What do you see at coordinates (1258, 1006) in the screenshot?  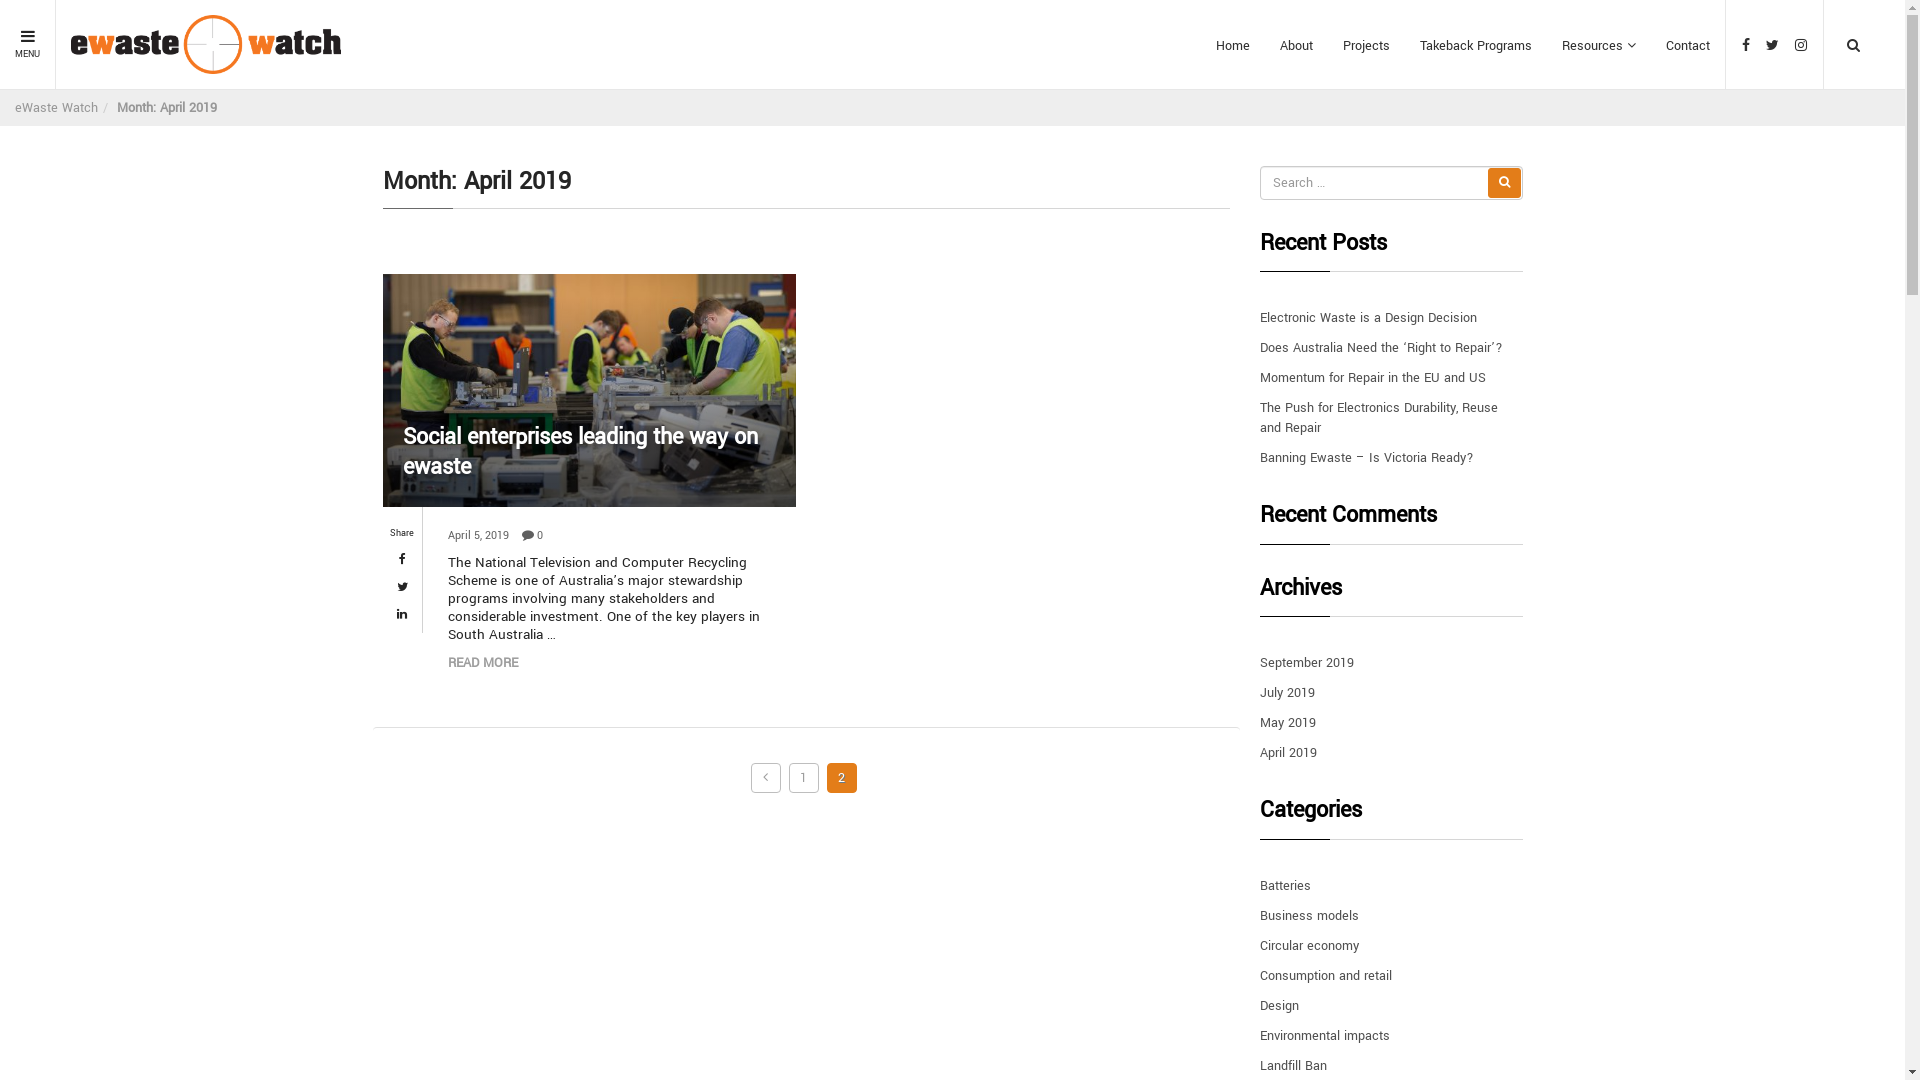 I see `'Design'` at bounding box center [1258, 1006].